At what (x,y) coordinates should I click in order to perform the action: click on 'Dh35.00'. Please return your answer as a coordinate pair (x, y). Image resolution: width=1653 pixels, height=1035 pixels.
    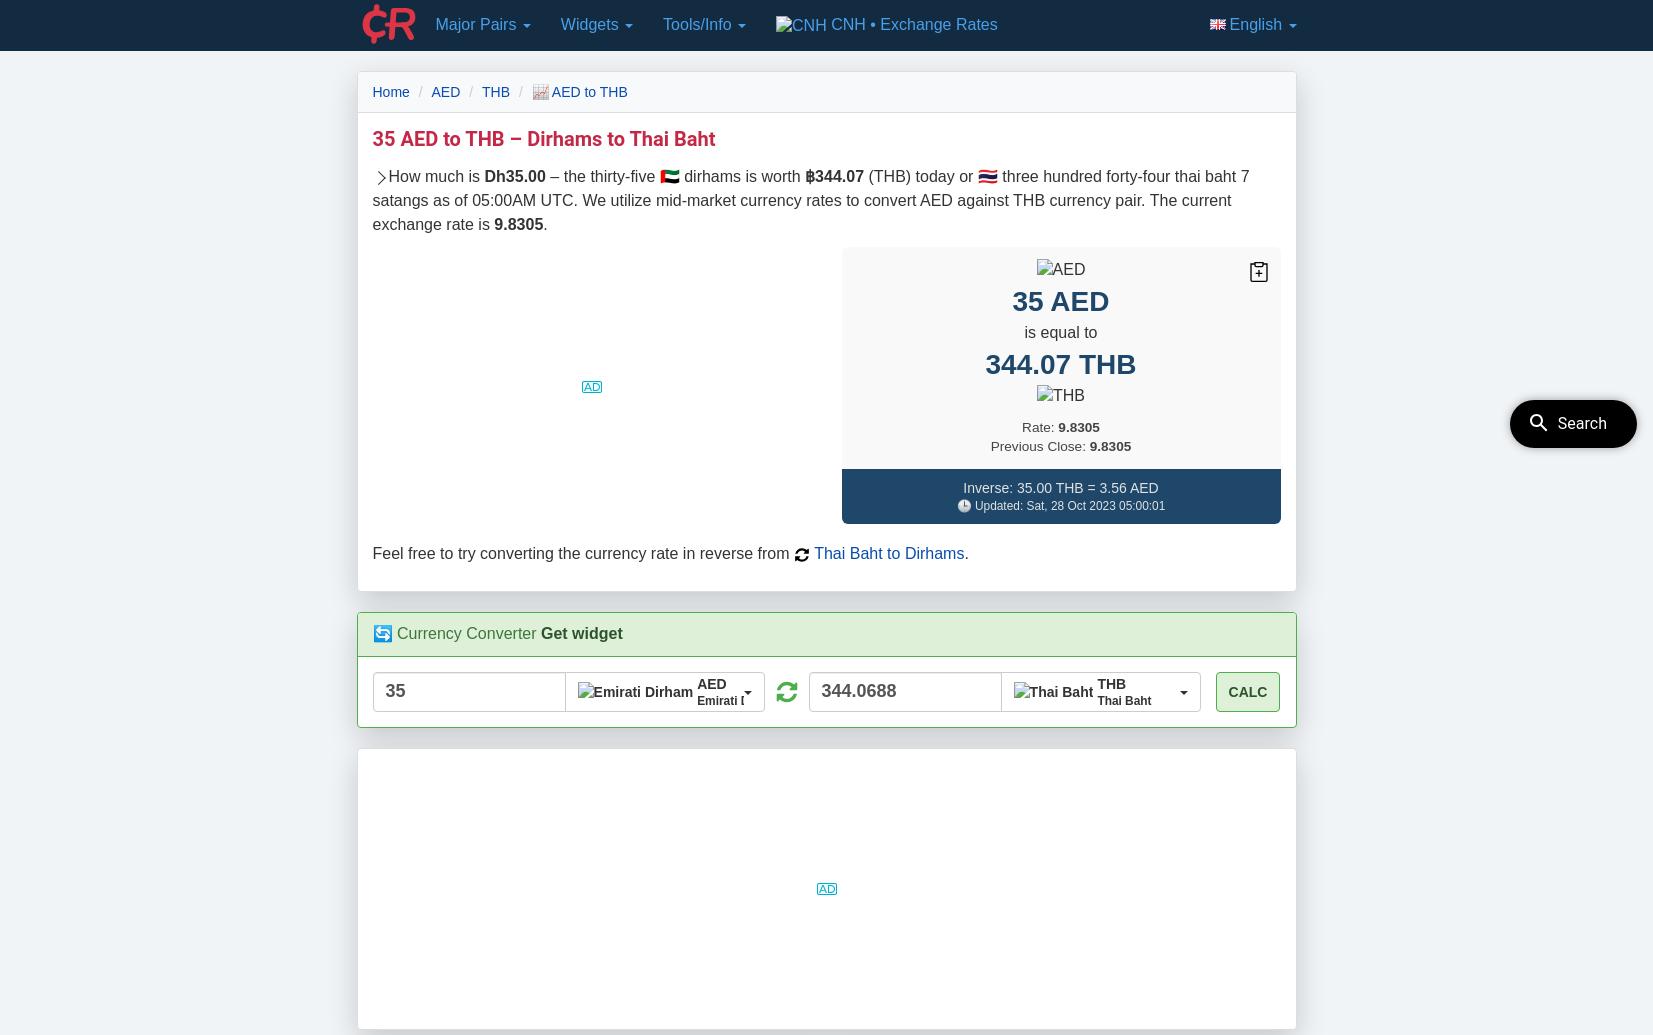
    Looking at the image, I should click on (513, 175).